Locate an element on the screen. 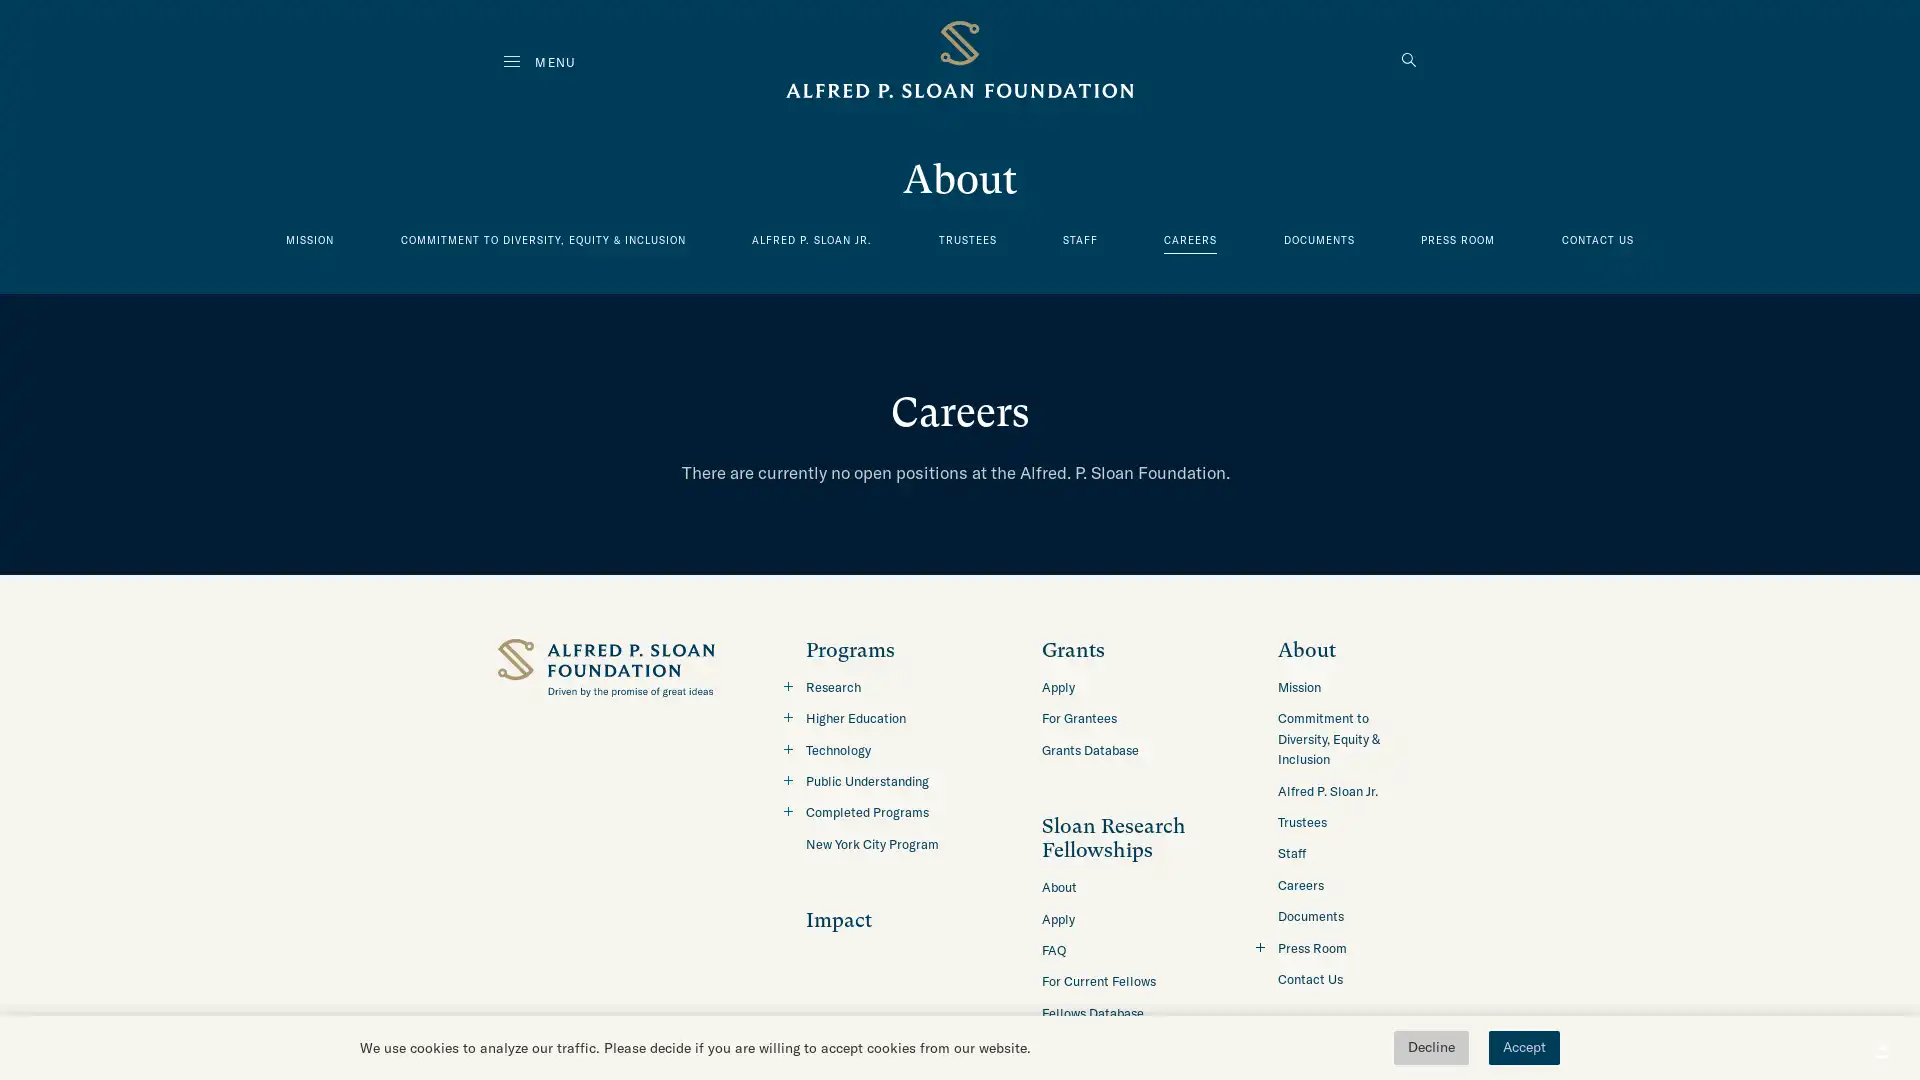  Click to search the website is located at coordinates (1408, 61).